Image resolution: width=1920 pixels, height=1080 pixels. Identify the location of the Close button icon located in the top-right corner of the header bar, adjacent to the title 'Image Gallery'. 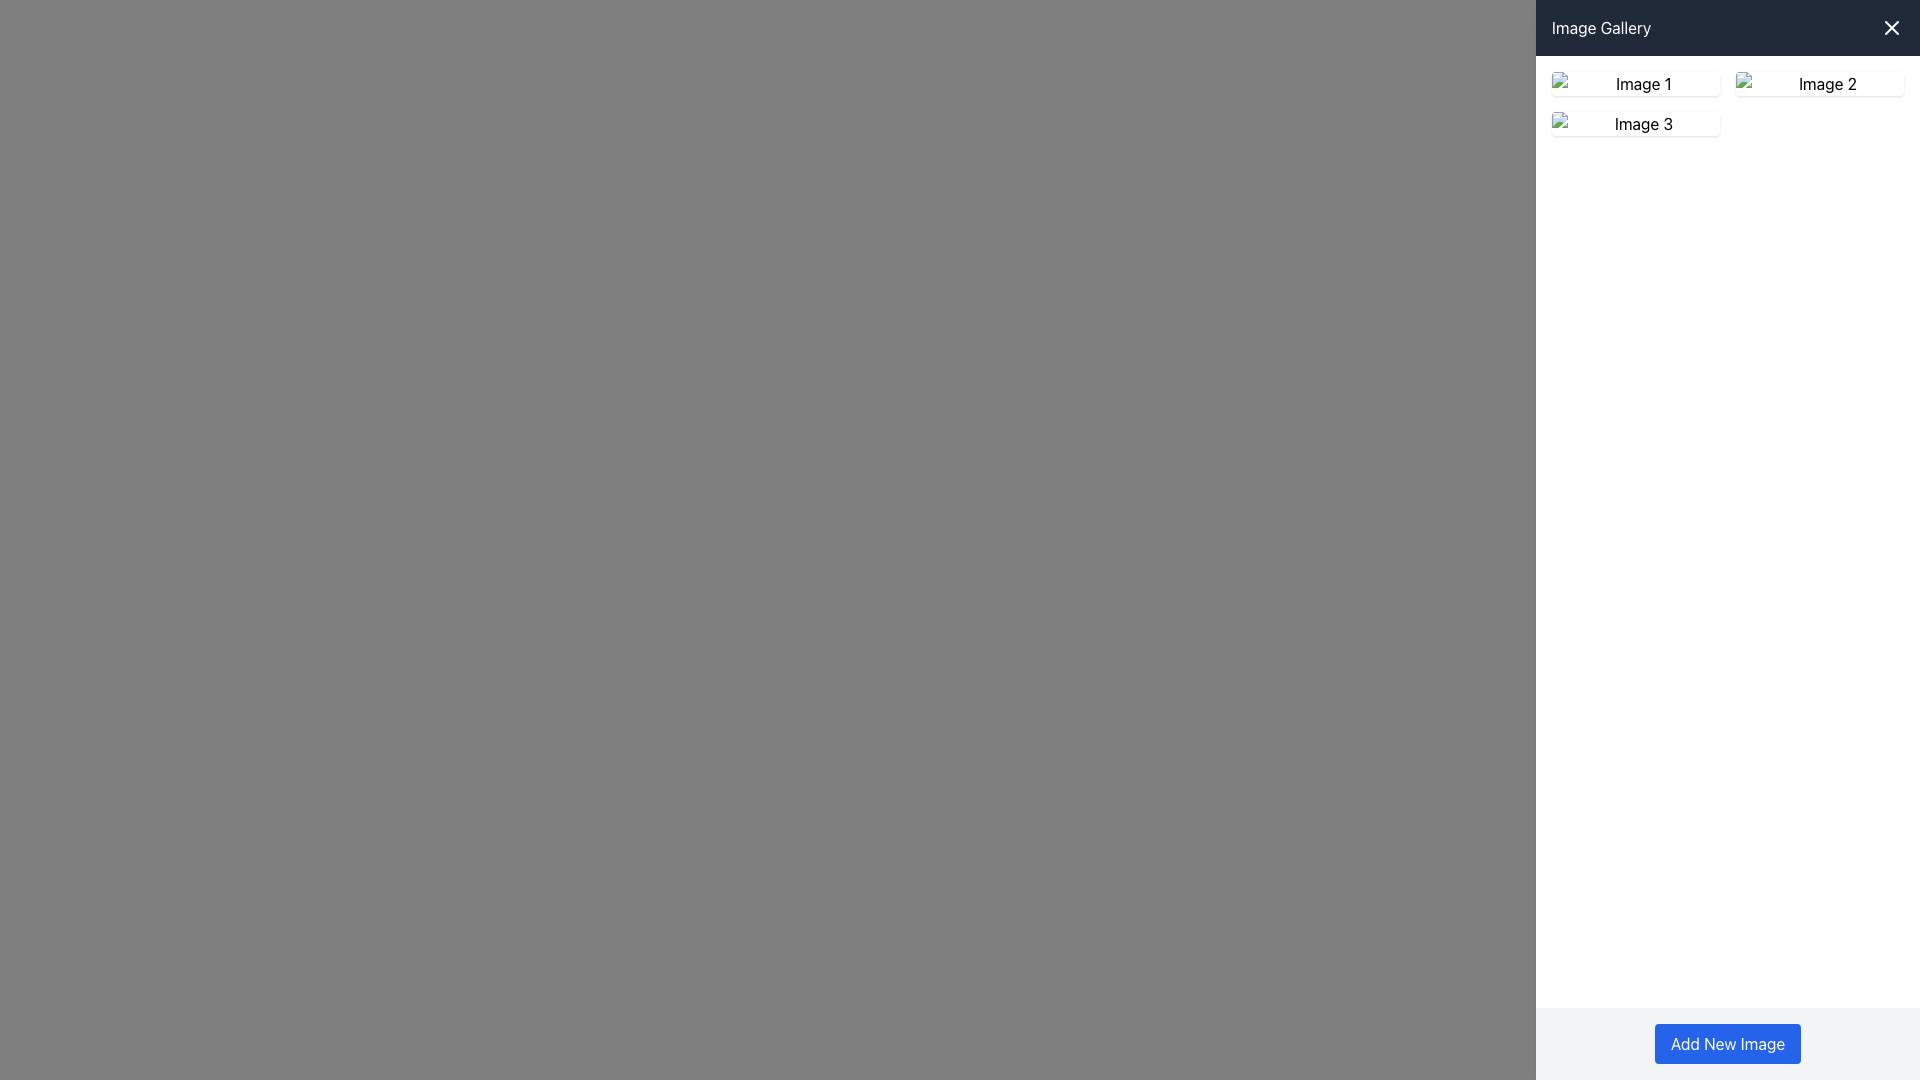
(1890, 27).